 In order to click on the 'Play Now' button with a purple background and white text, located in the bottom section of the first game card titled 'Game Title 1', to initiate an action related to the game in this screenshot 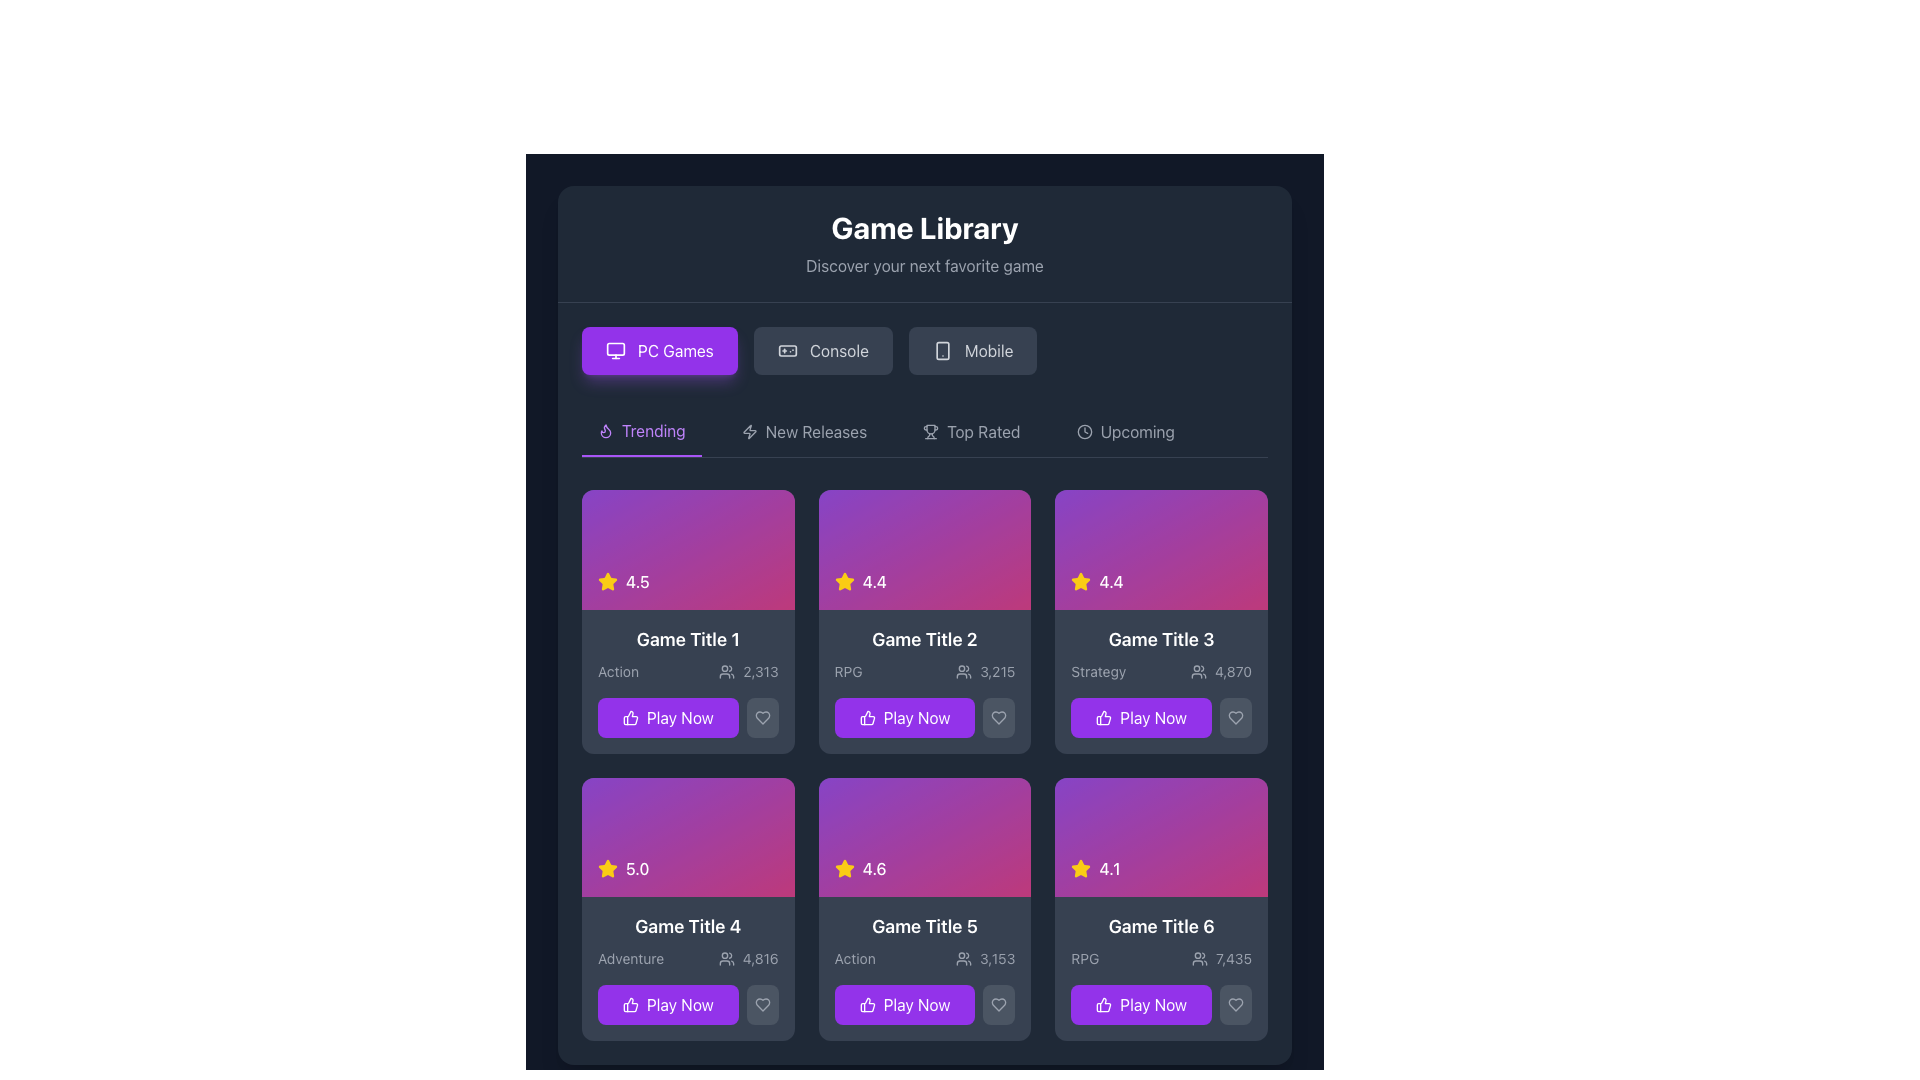, I will do `click(687, 716)`.